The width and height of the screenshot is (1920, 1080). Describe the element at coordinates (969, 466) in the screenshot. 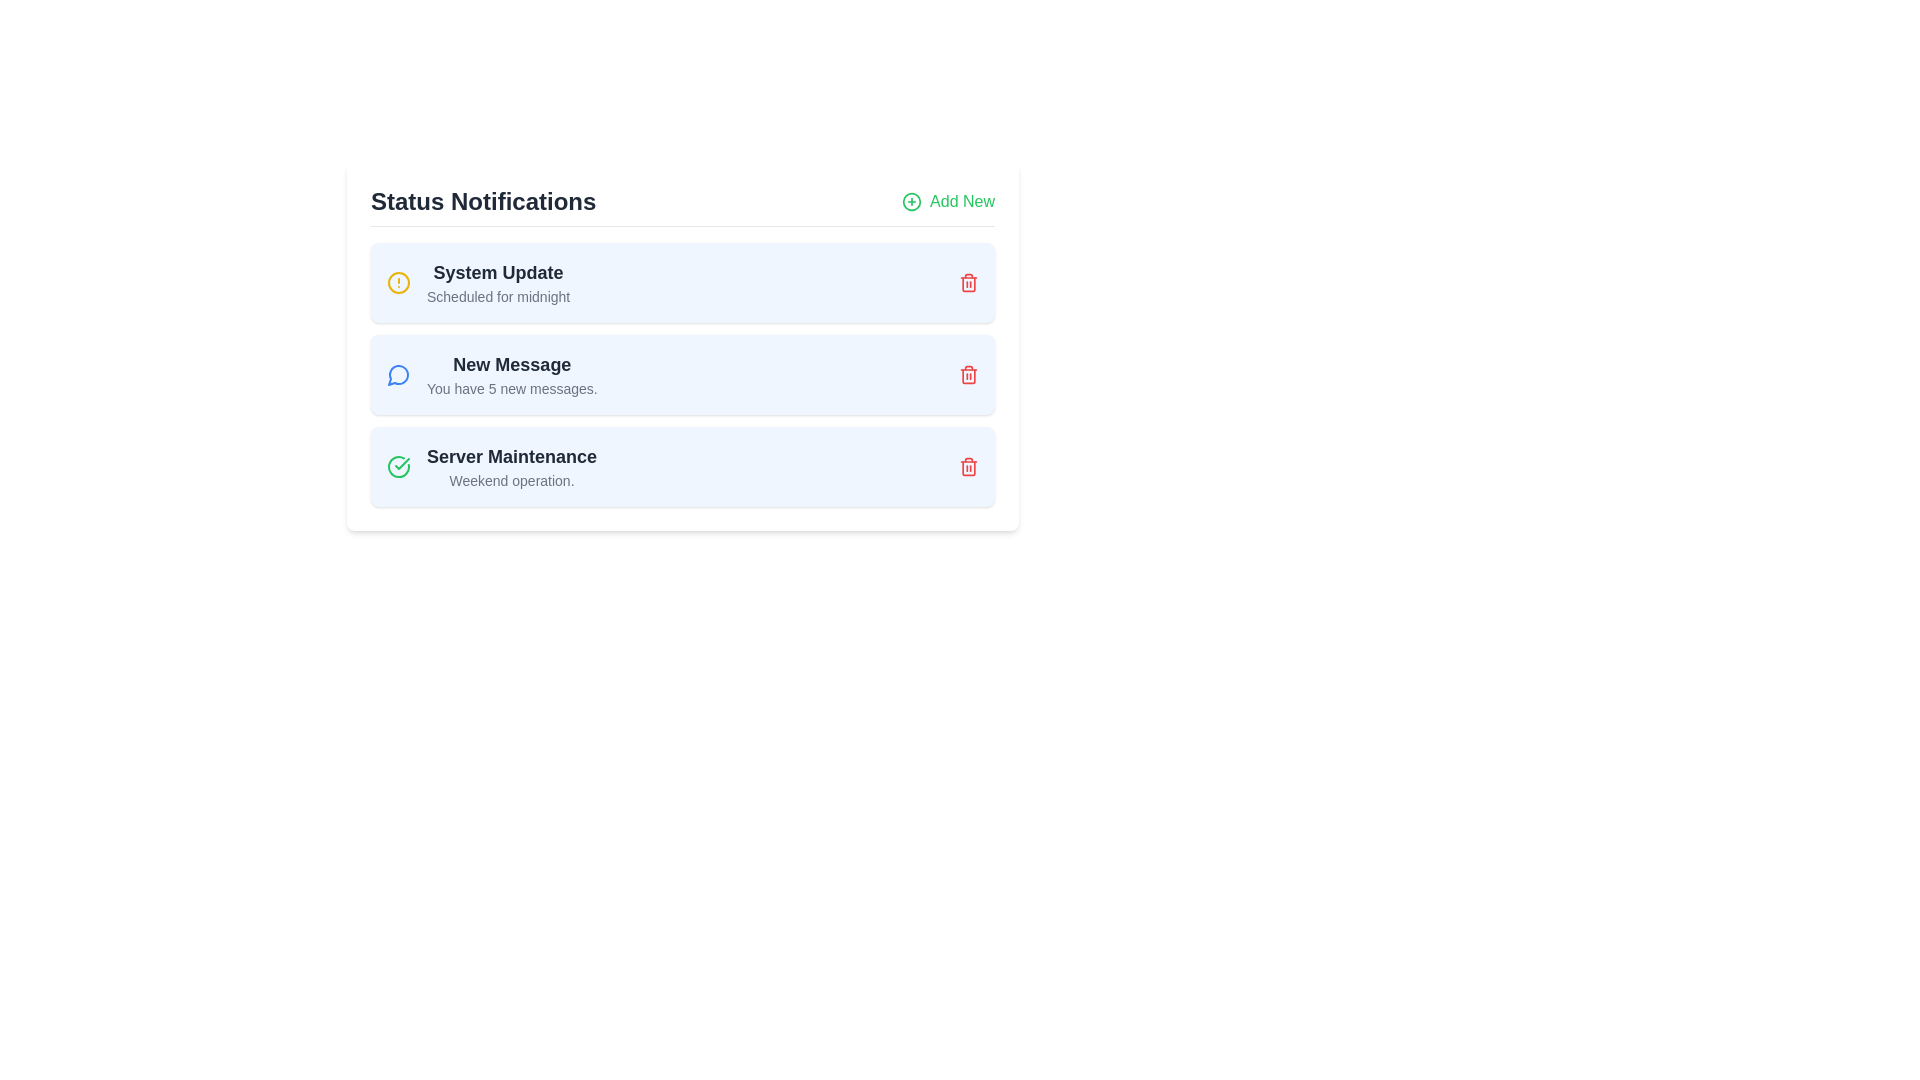

I see `trash icon next to the item titled Server Maintenance to remove it` at that location.